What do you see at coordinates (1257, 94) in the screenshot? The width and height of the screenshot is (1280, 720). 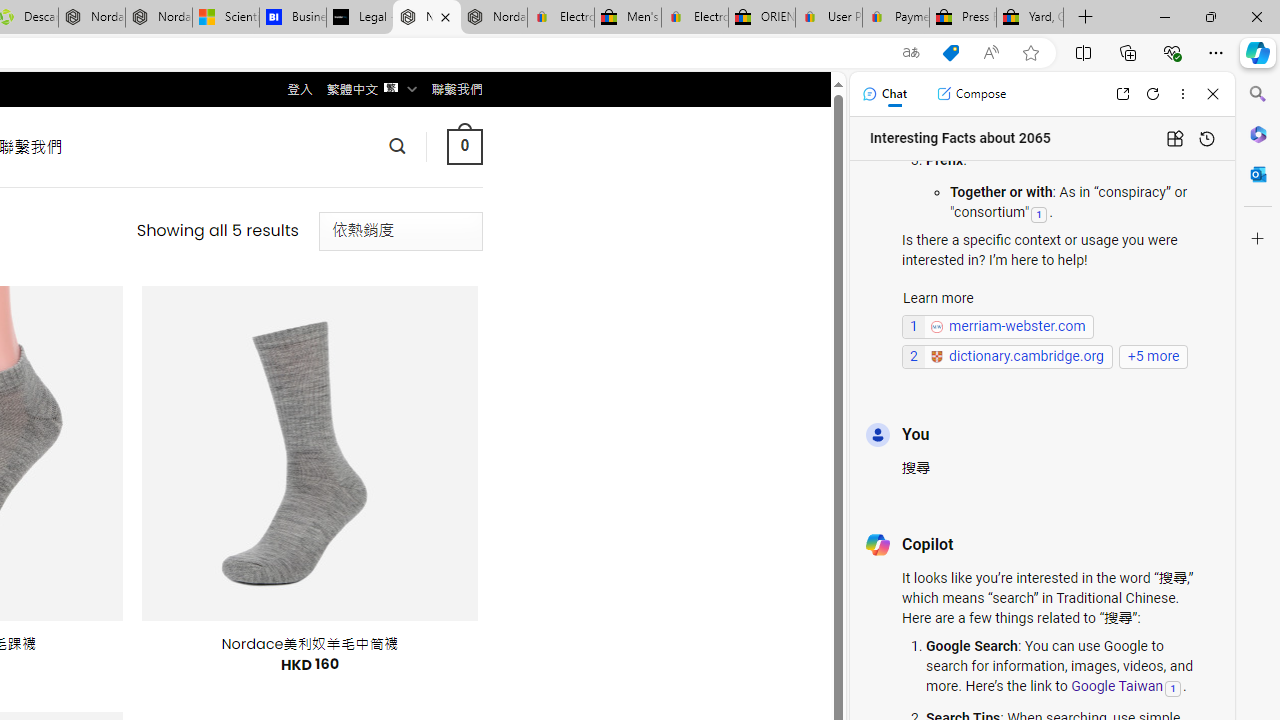 I see `'Minimize Search pane'` at bounding box center [1257, 94].